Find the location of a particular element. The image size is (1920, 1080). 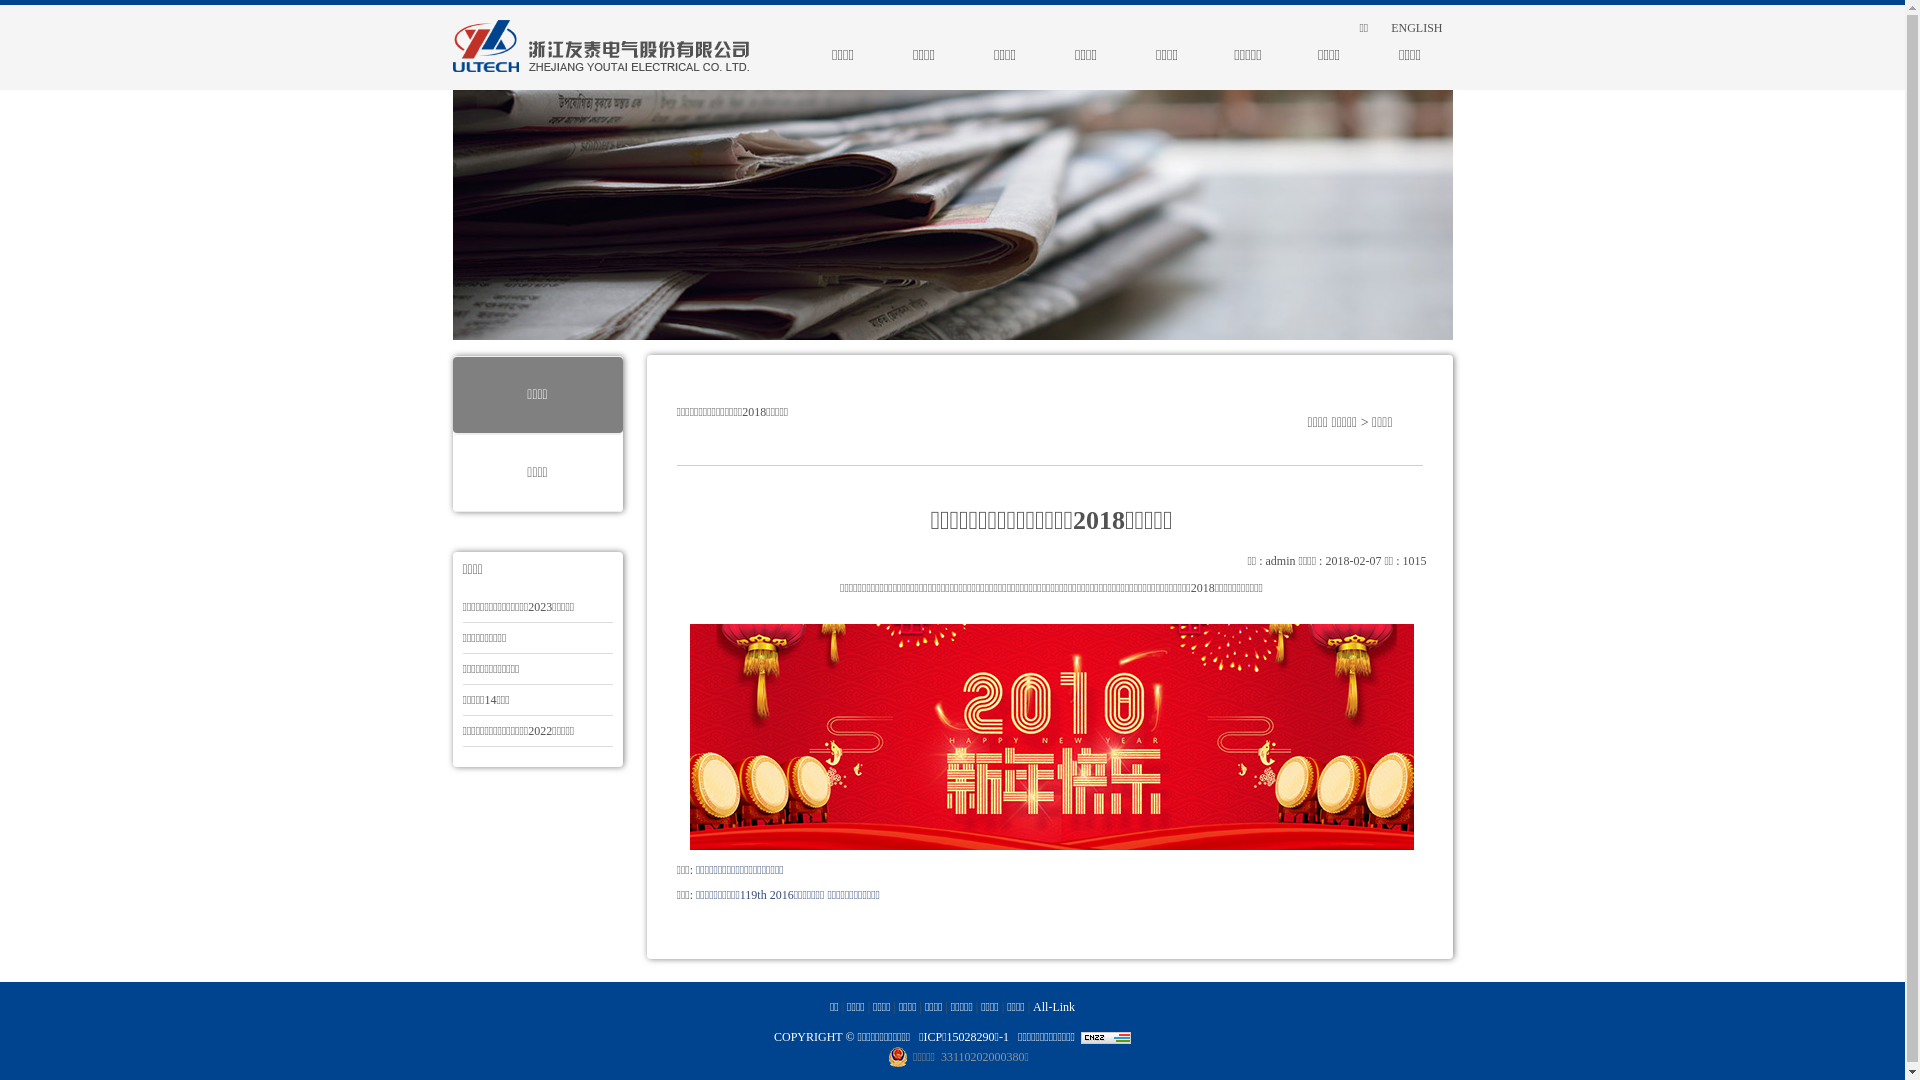

'rss' is located at coordinates (1319, 27).